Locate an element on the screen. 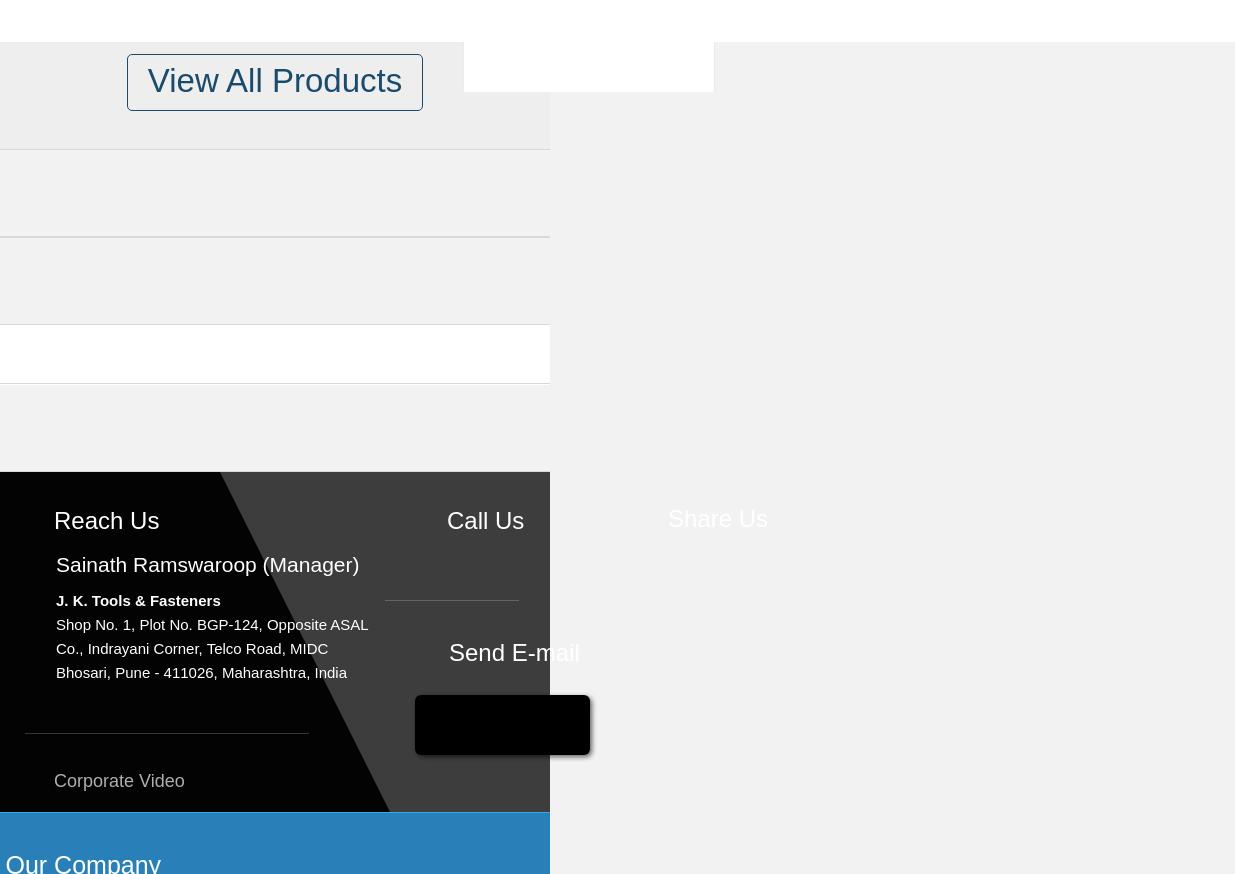  'Reach Us' is located at coordinates (52, 520).